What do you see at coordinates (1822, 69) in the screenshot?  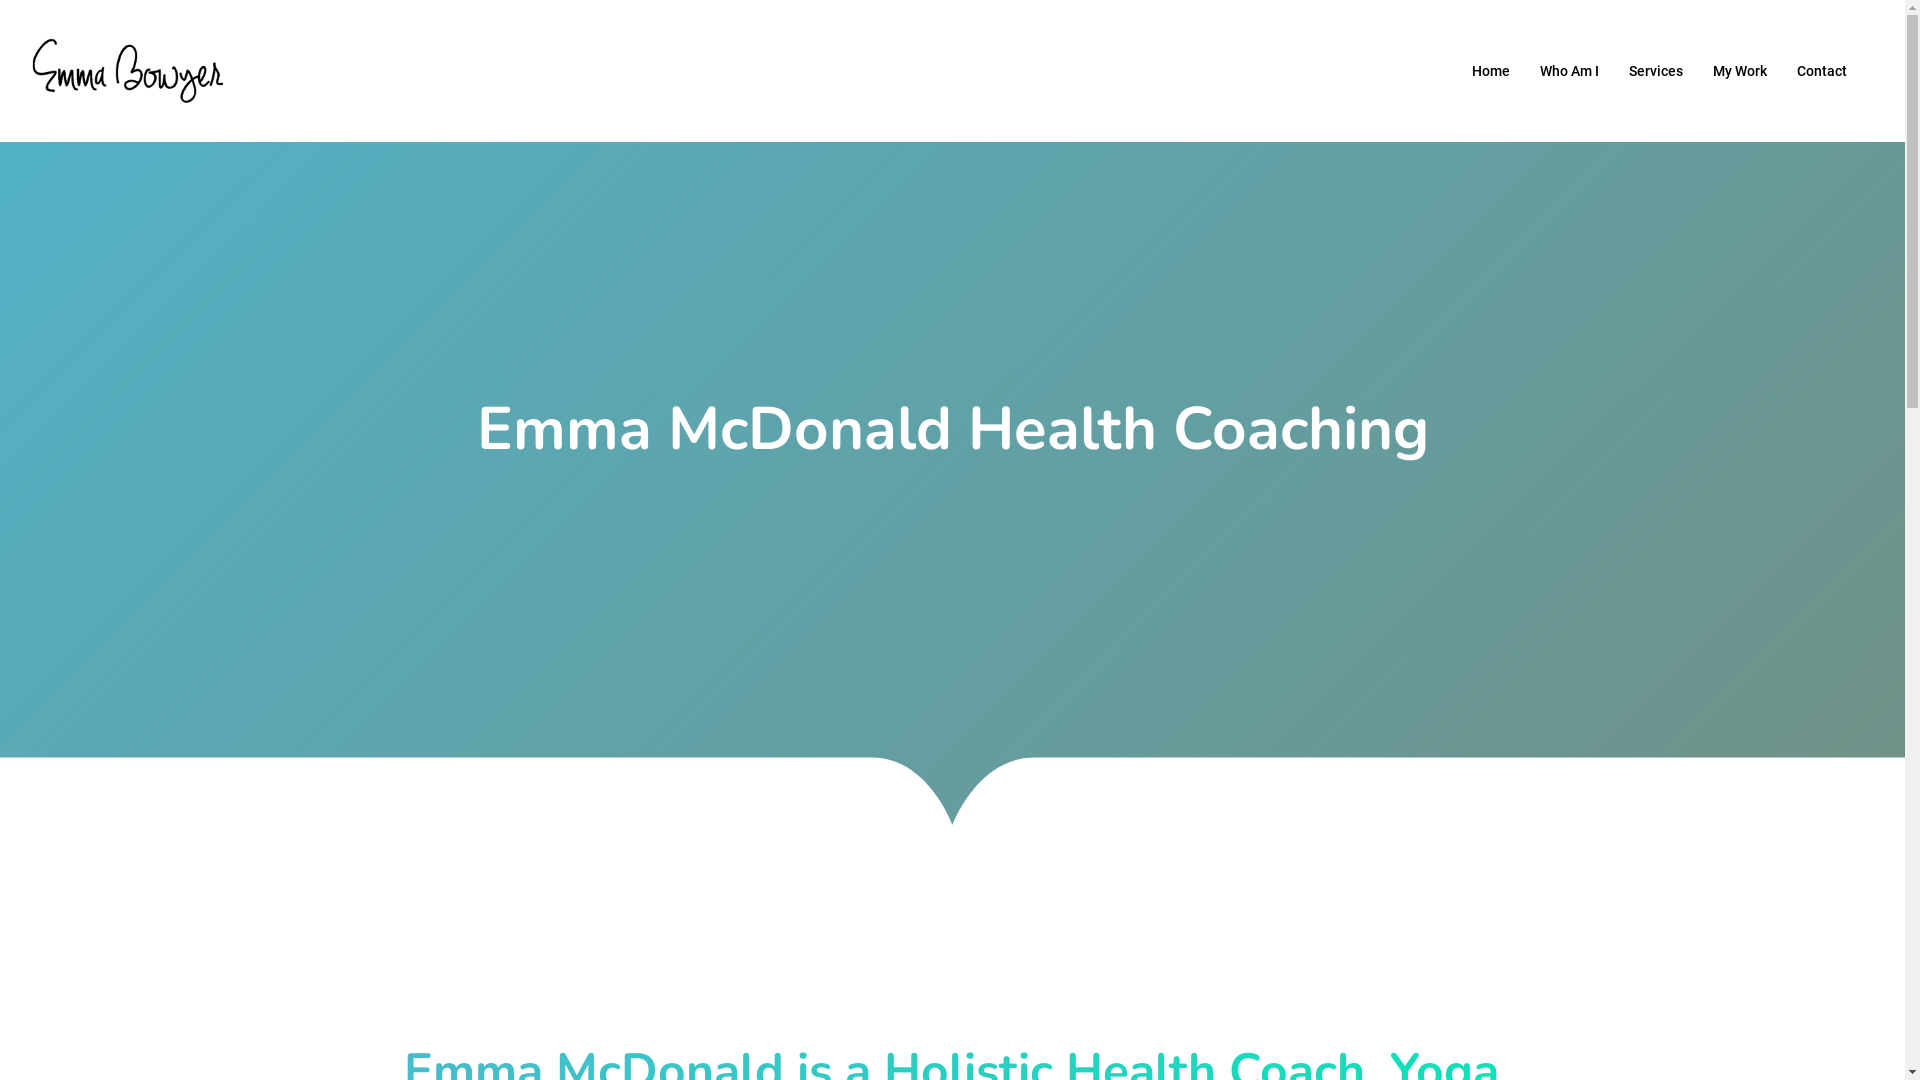 I see `'Contact'` at bounding box center [1822, 69].